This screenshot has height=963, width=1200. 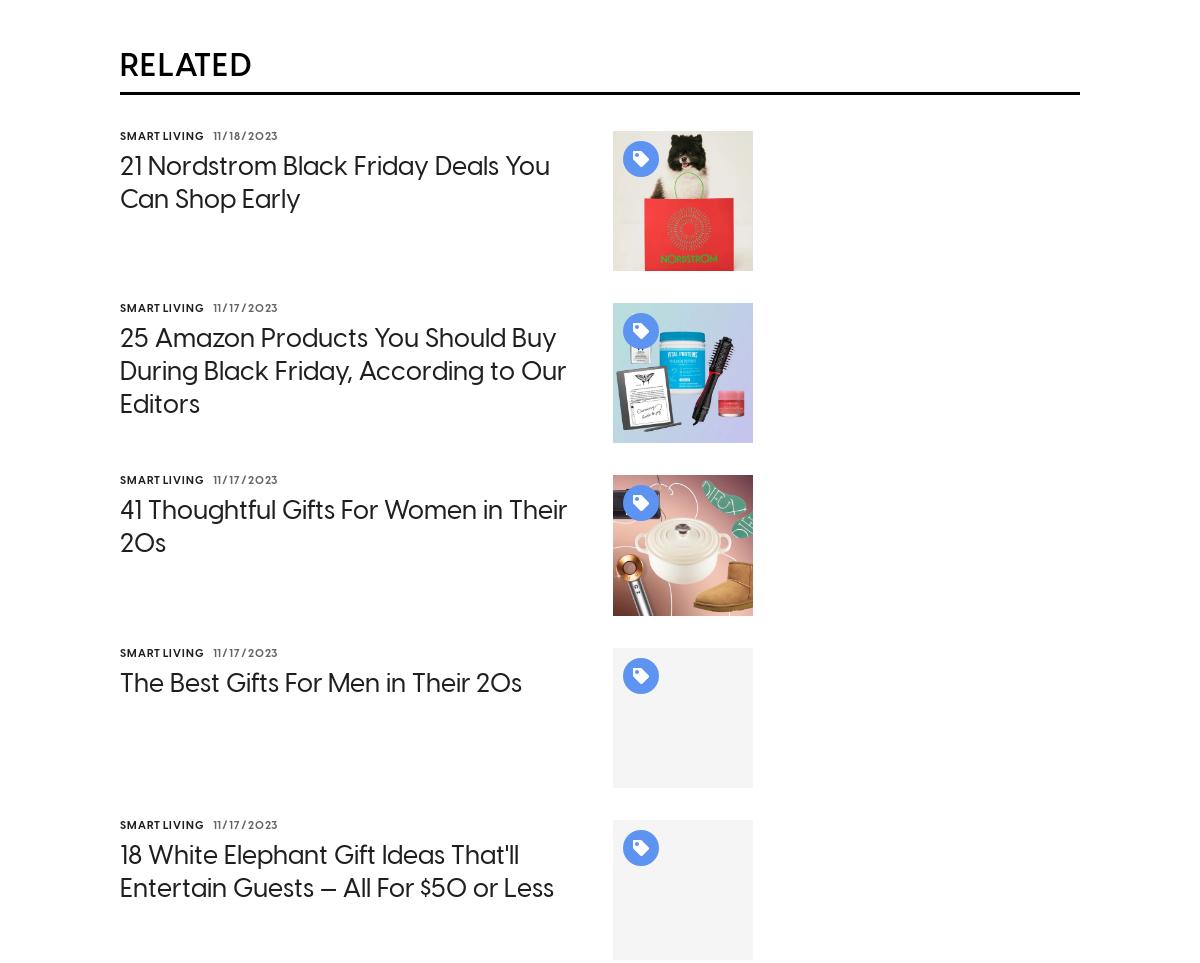 What do you see at coordinates (434, 178) in the screenshot?
I see `'As shopping editors, we've tried and tested plenty of products, and we're highlighting the picks we truly love. Whether it's a hair tool we use pretty much every day, a skin-care product we repurchase constantly, or a game-changing complexion product, you can rest assured that these picks are editor-backed and vetted. Retailers like Amazon, Ulta, Sephora, and Nordstrom have early sales and deals you don't want to miss. We even girl-mathed the savings, so you'll get the most bang for your buck during the shopping season.'` at bounding box center [434, 178].